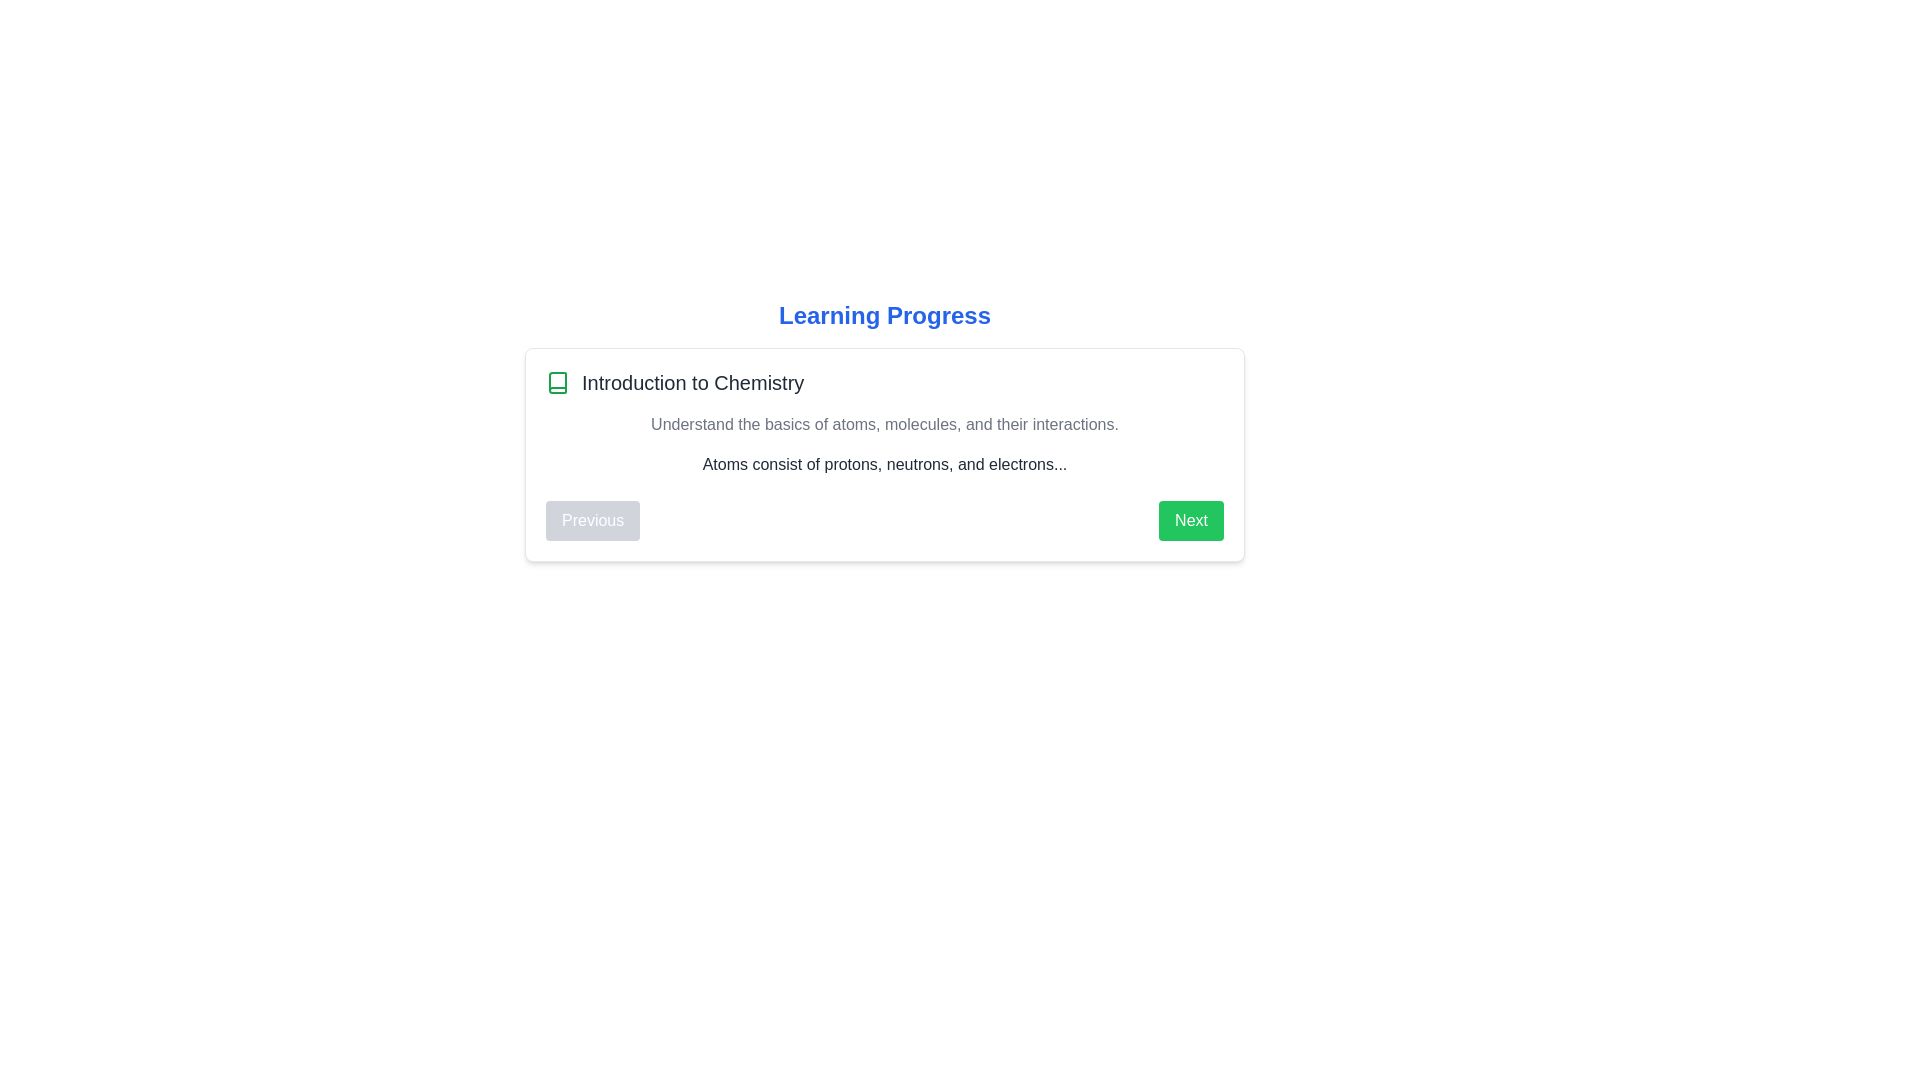 The width and height of the screenshot is (1920, 1080). What do you see at coordinates (557, 382) in the screenshot?
I see `the green book icon located to the left of the text 'Introduction to Chemistry' in the upper-left corner of the card area` at bounding box center [557, 382].